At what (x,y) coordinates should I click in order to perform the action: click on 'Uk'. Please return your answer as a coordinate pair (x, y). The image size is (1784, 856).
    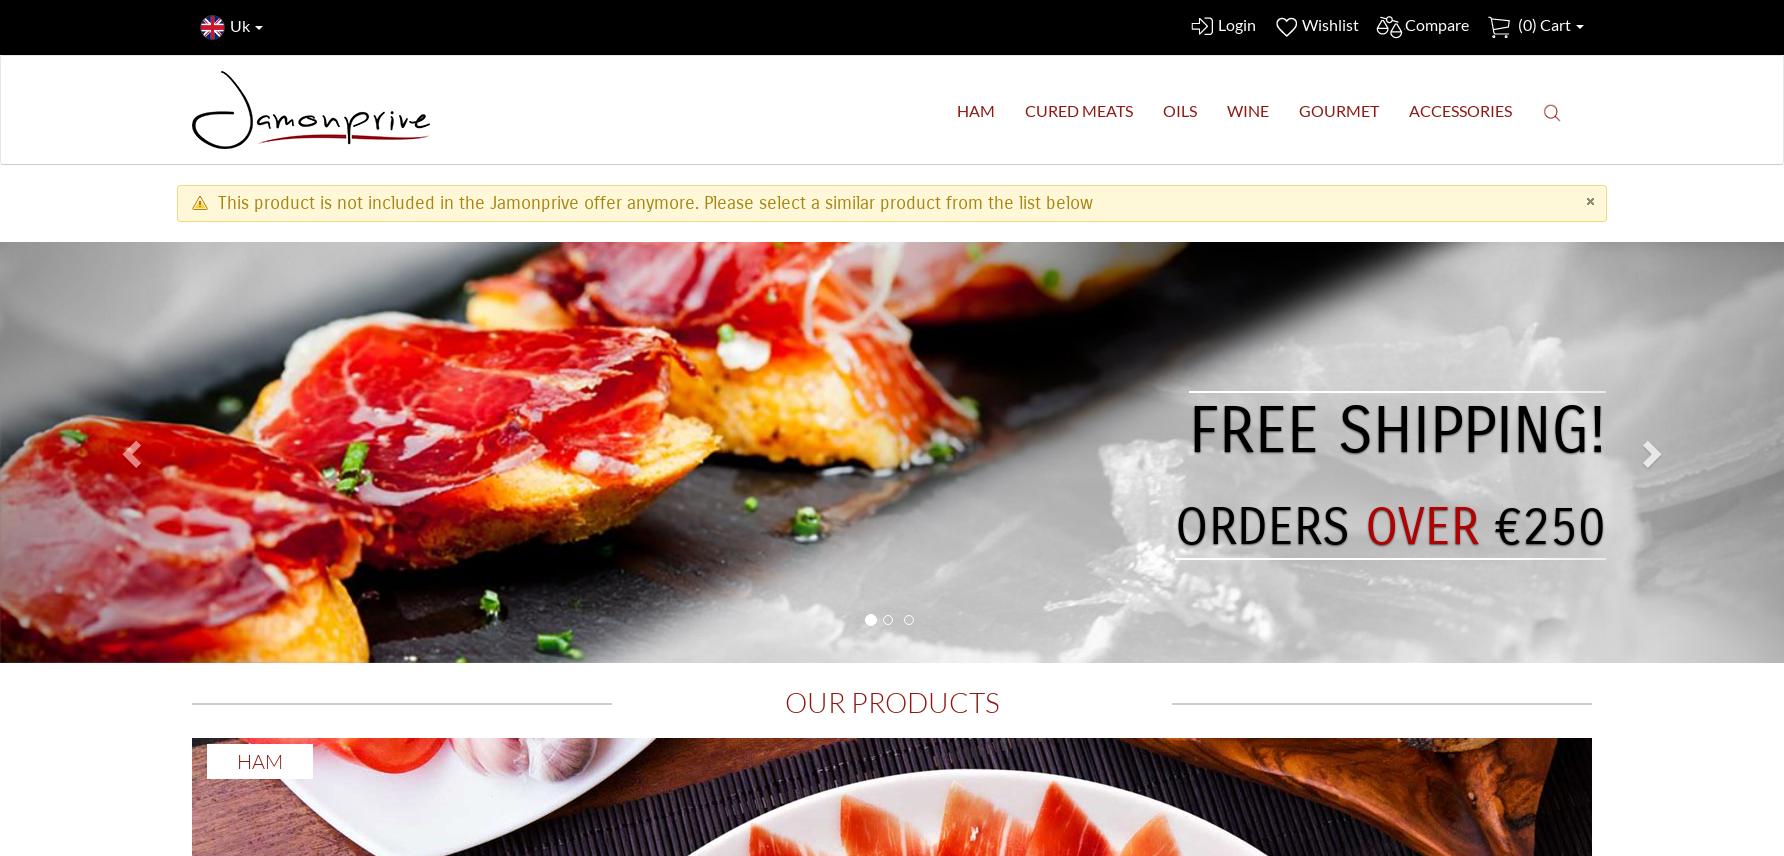
    Looking at the image, I should click on (241, 24).